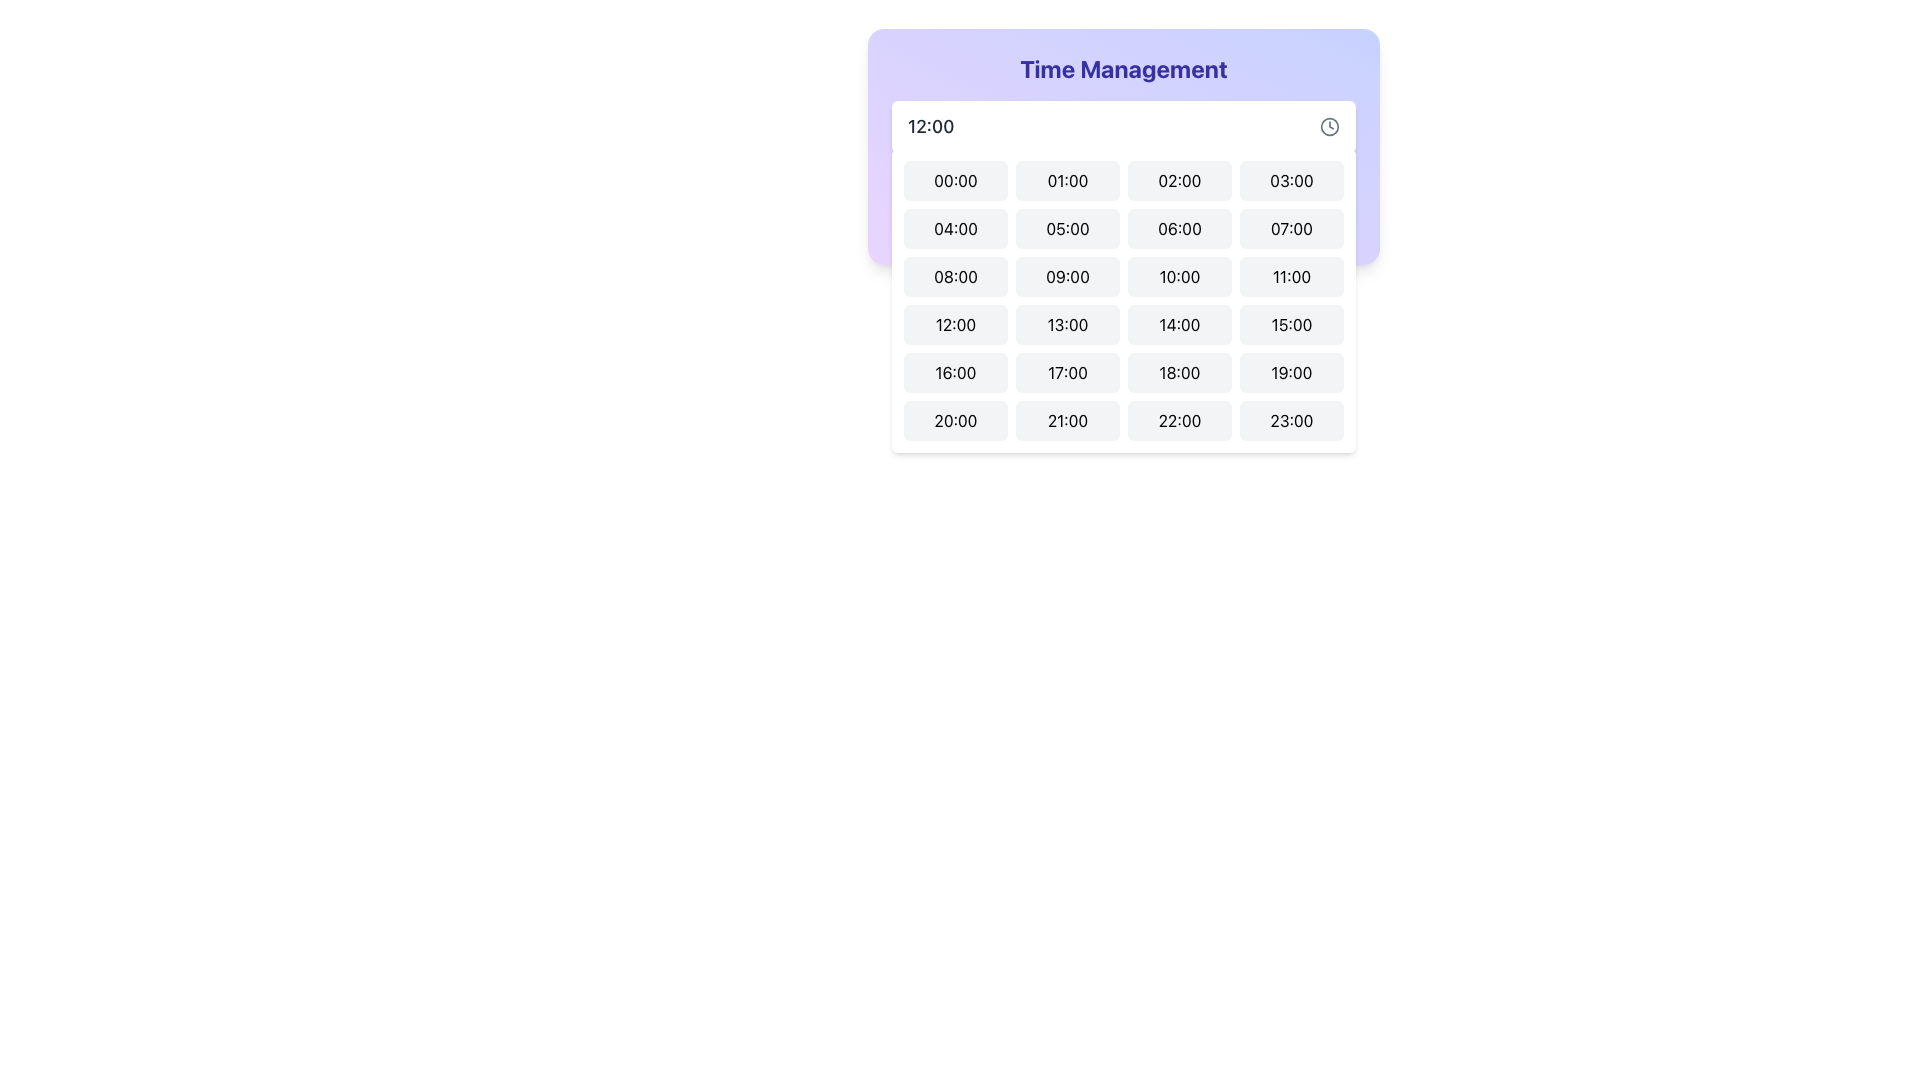 The height and width of the screenshot is (1080, 1920). I want to click on the time value Text Label located in the top-right corner of the white card interface, to the left of the clock icon, so click(930, 127).